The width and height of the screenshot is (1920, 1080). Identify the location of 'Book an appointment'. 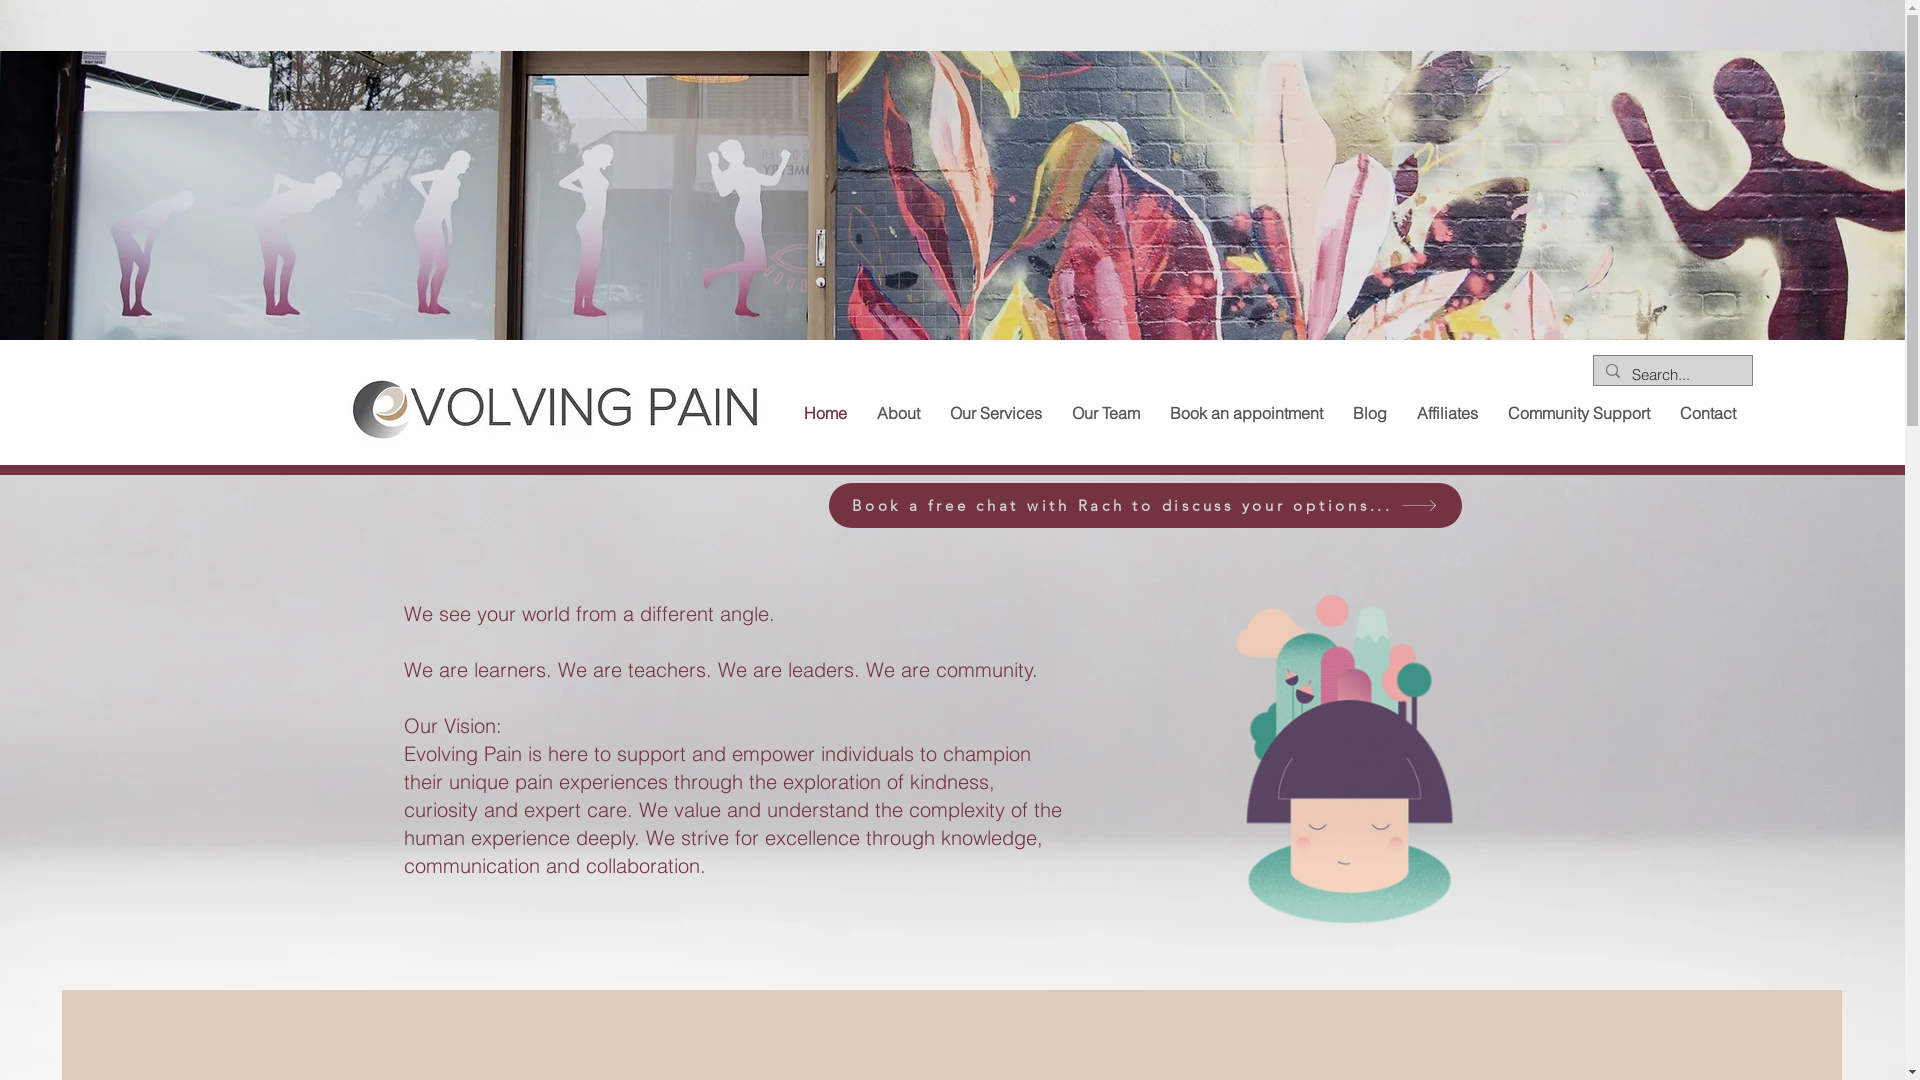
(1153, 412).